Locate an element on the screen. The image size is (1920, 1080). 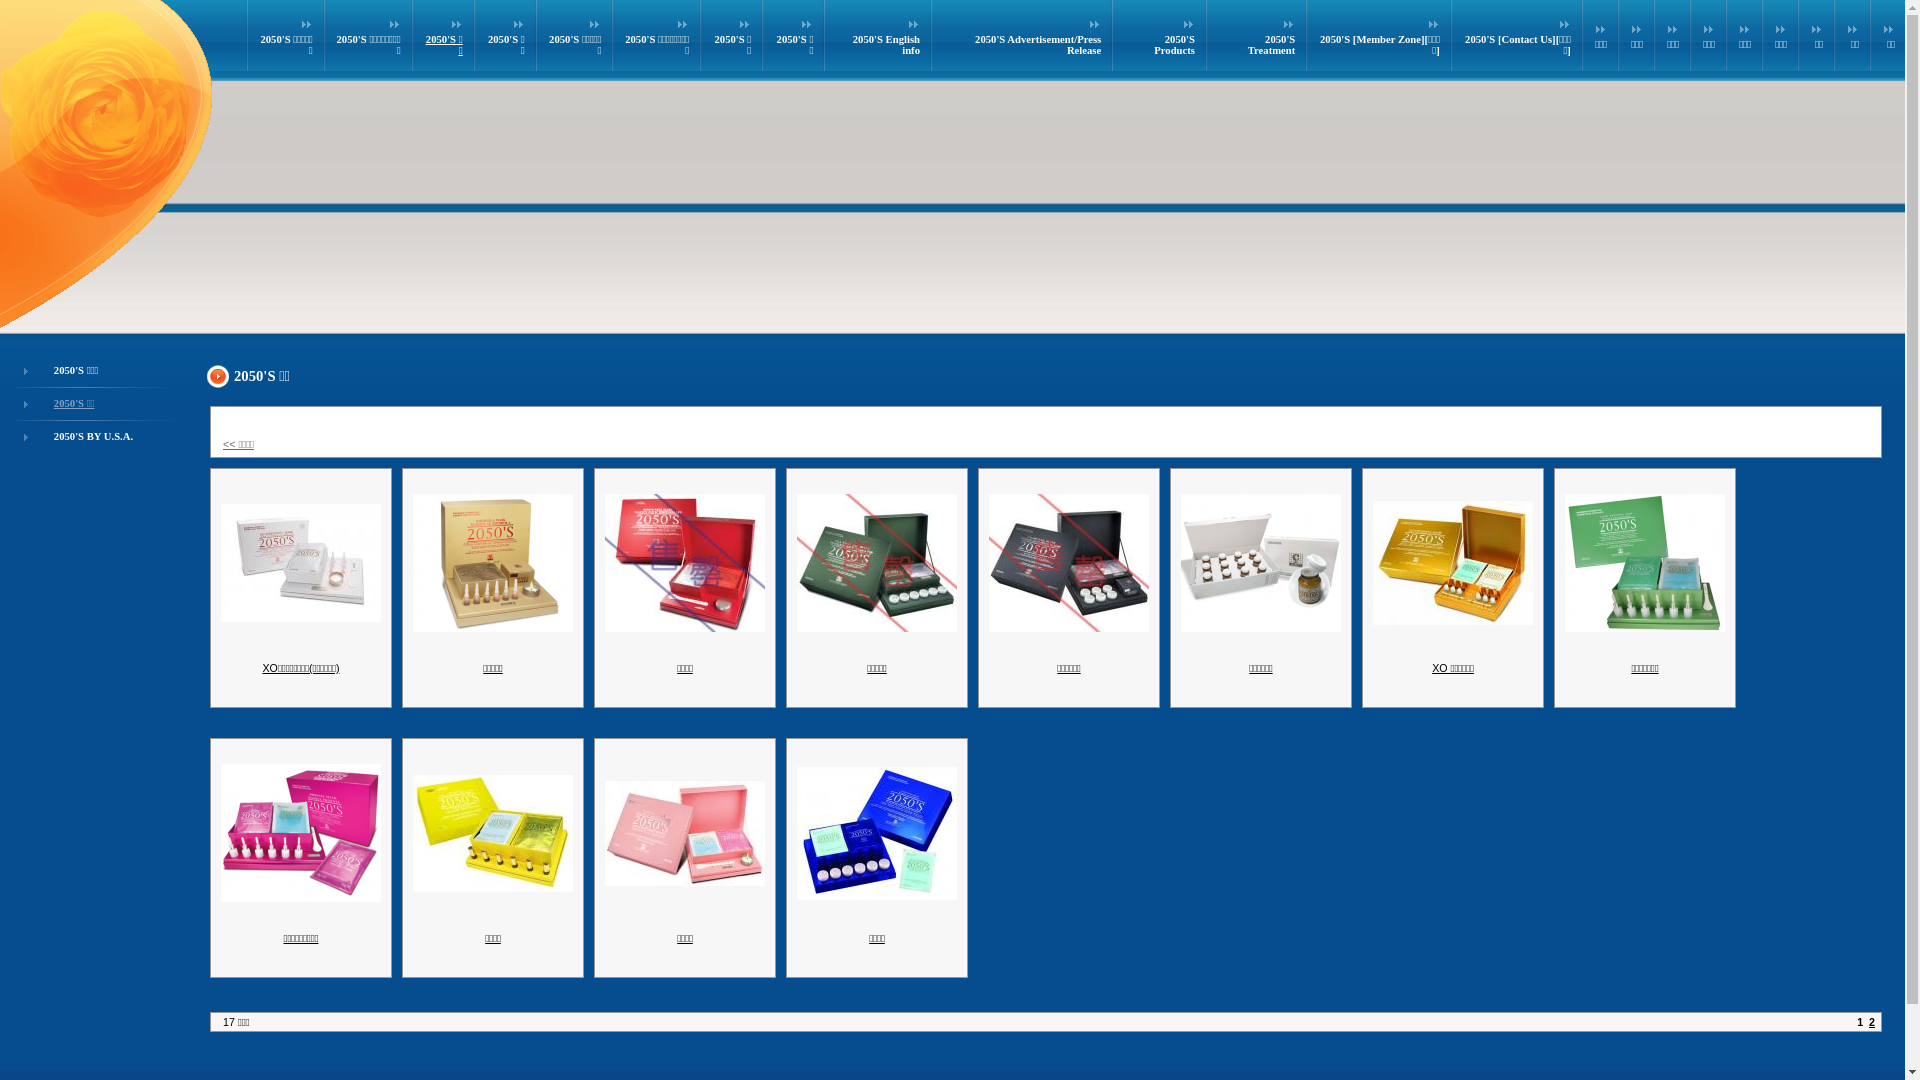
'2050'S BY U.S.A.' is located at coordinates (92, 435).